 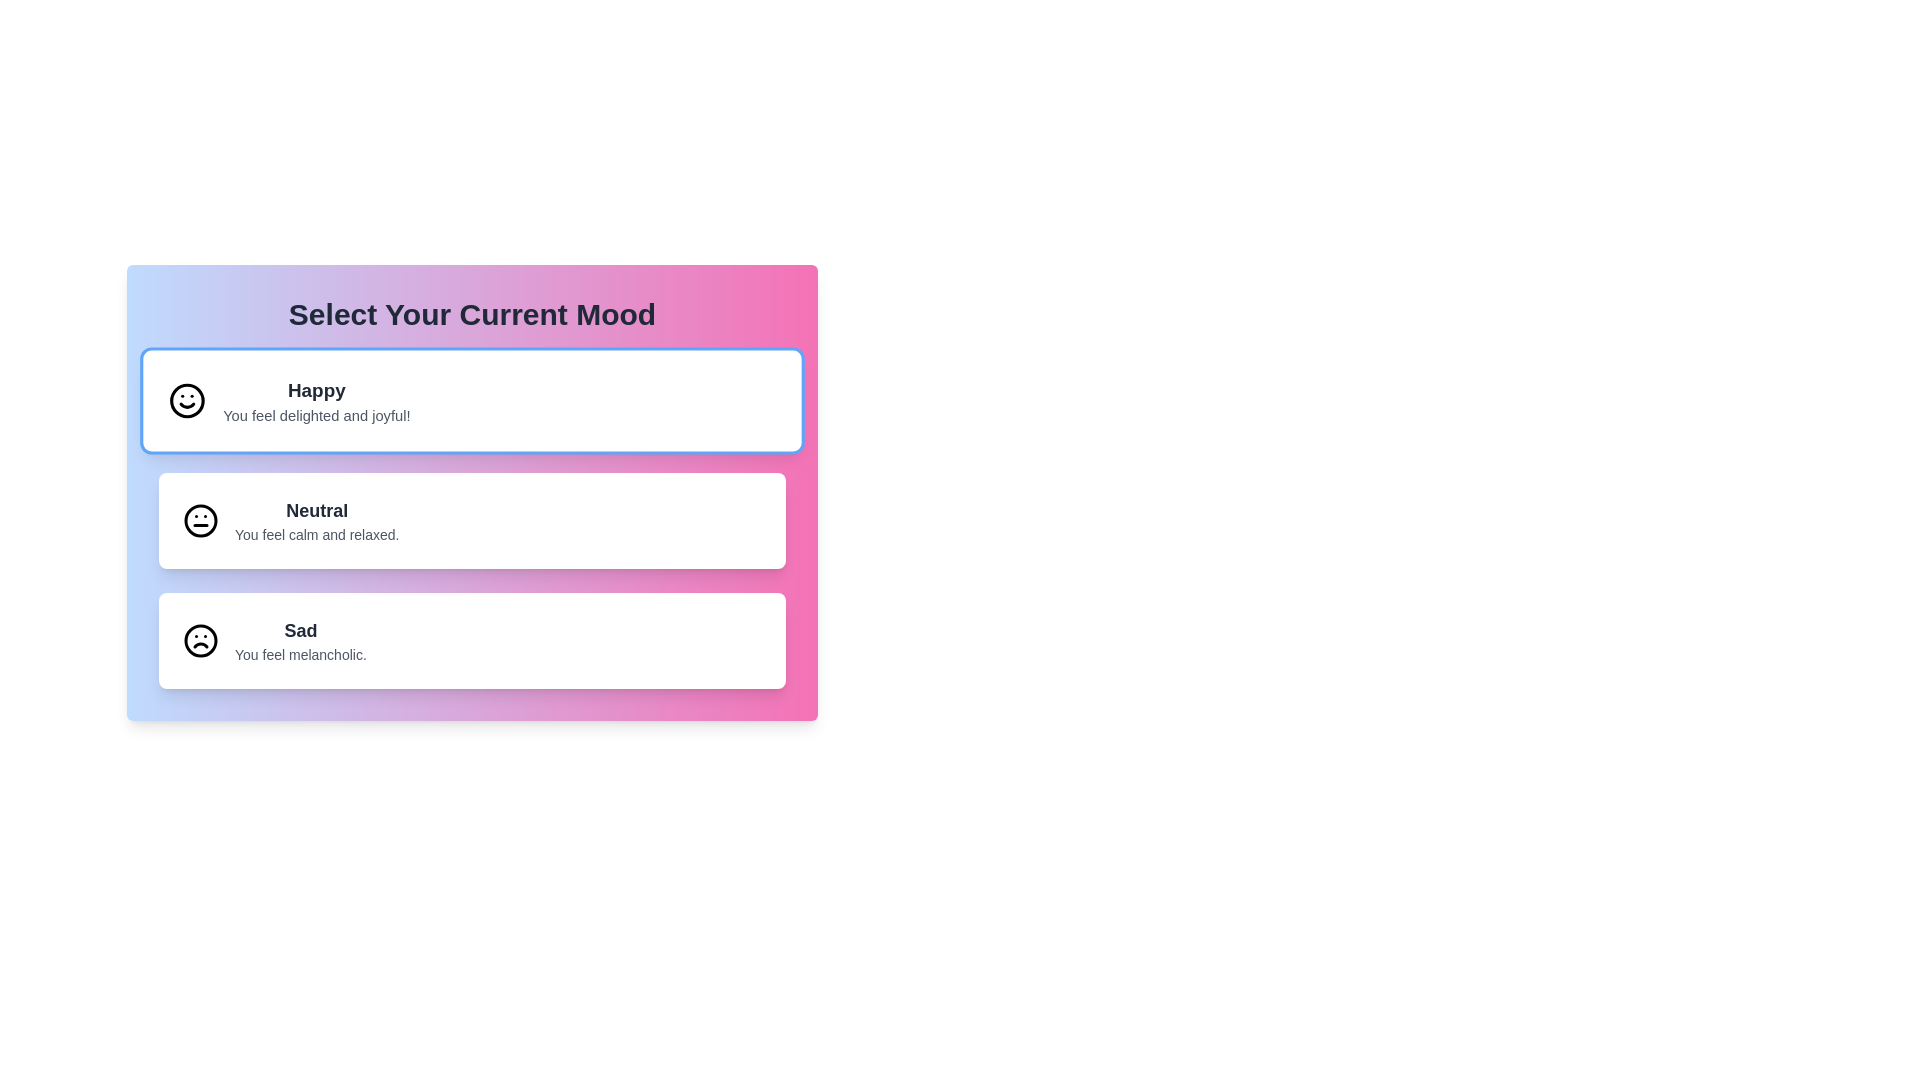 I want to click on the 'Sad' mood selection icon located to the left of the 'Sad' mood button in the vertical list of mood options, so click(x=201, y=640).